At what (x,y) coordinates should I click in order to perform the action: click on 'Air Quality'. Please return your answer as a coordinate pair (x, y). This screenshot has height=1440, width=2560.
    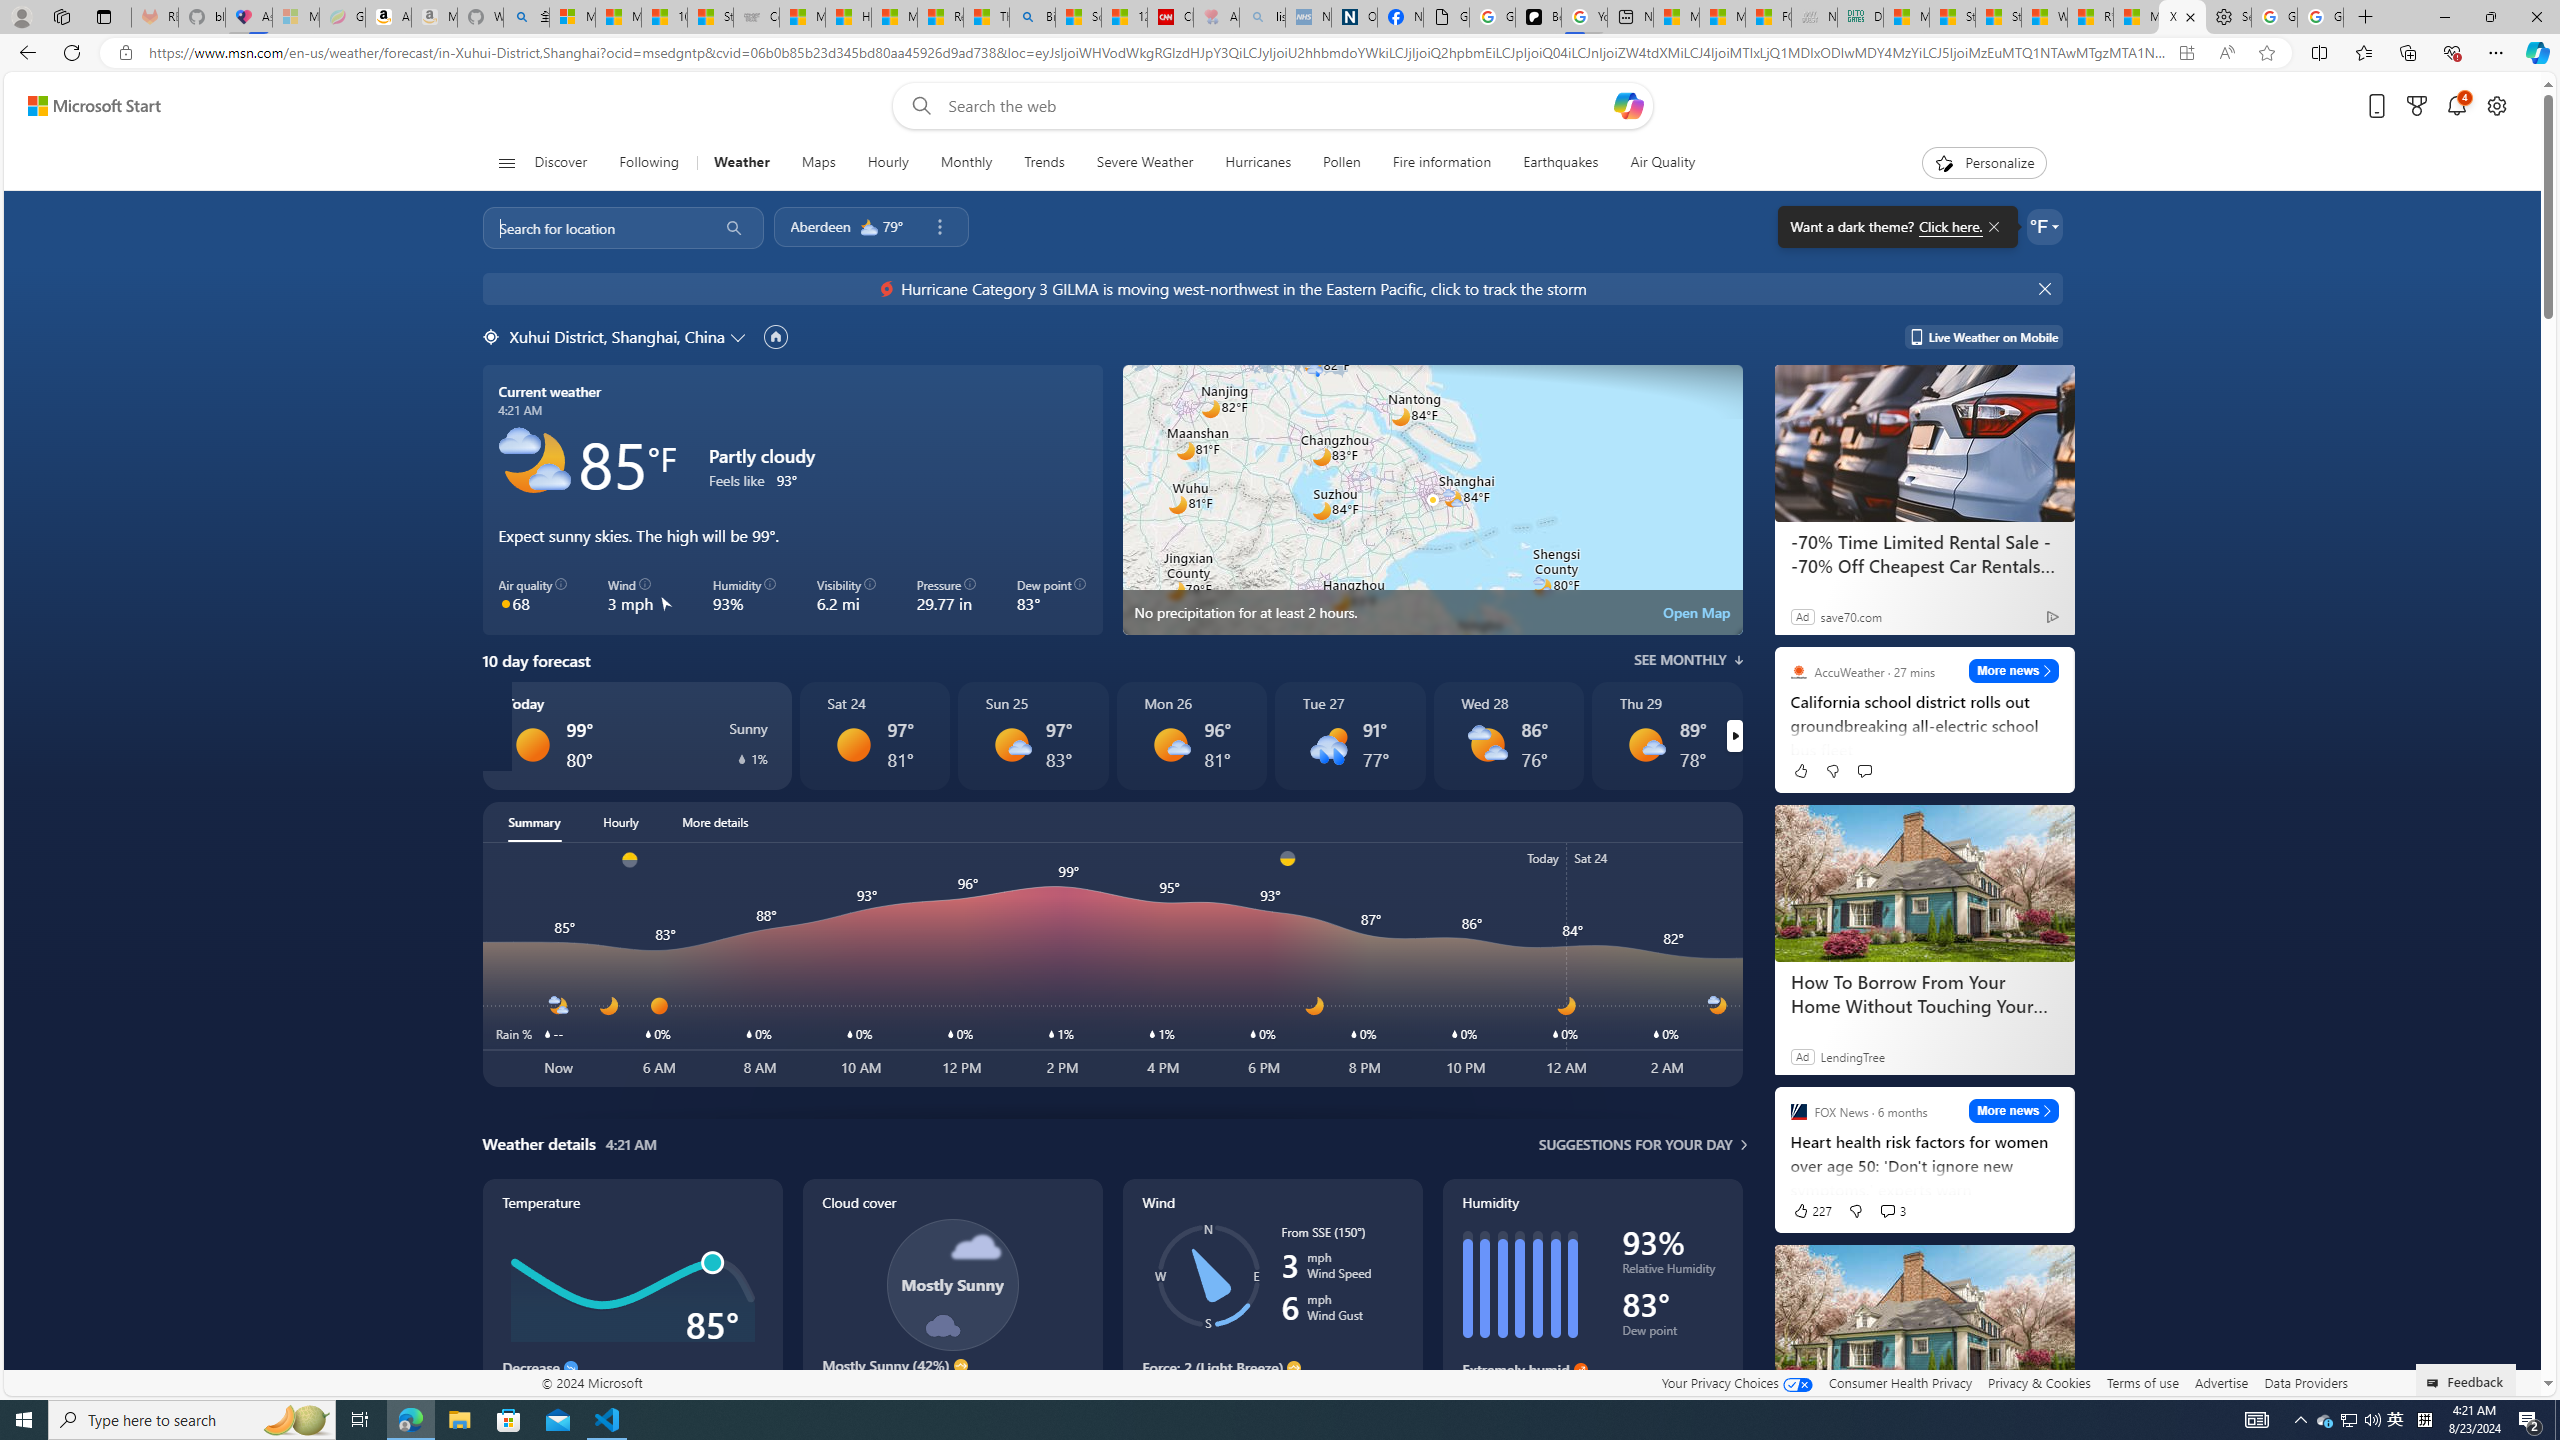
    Looking at the image, I should click on (1652, 162).